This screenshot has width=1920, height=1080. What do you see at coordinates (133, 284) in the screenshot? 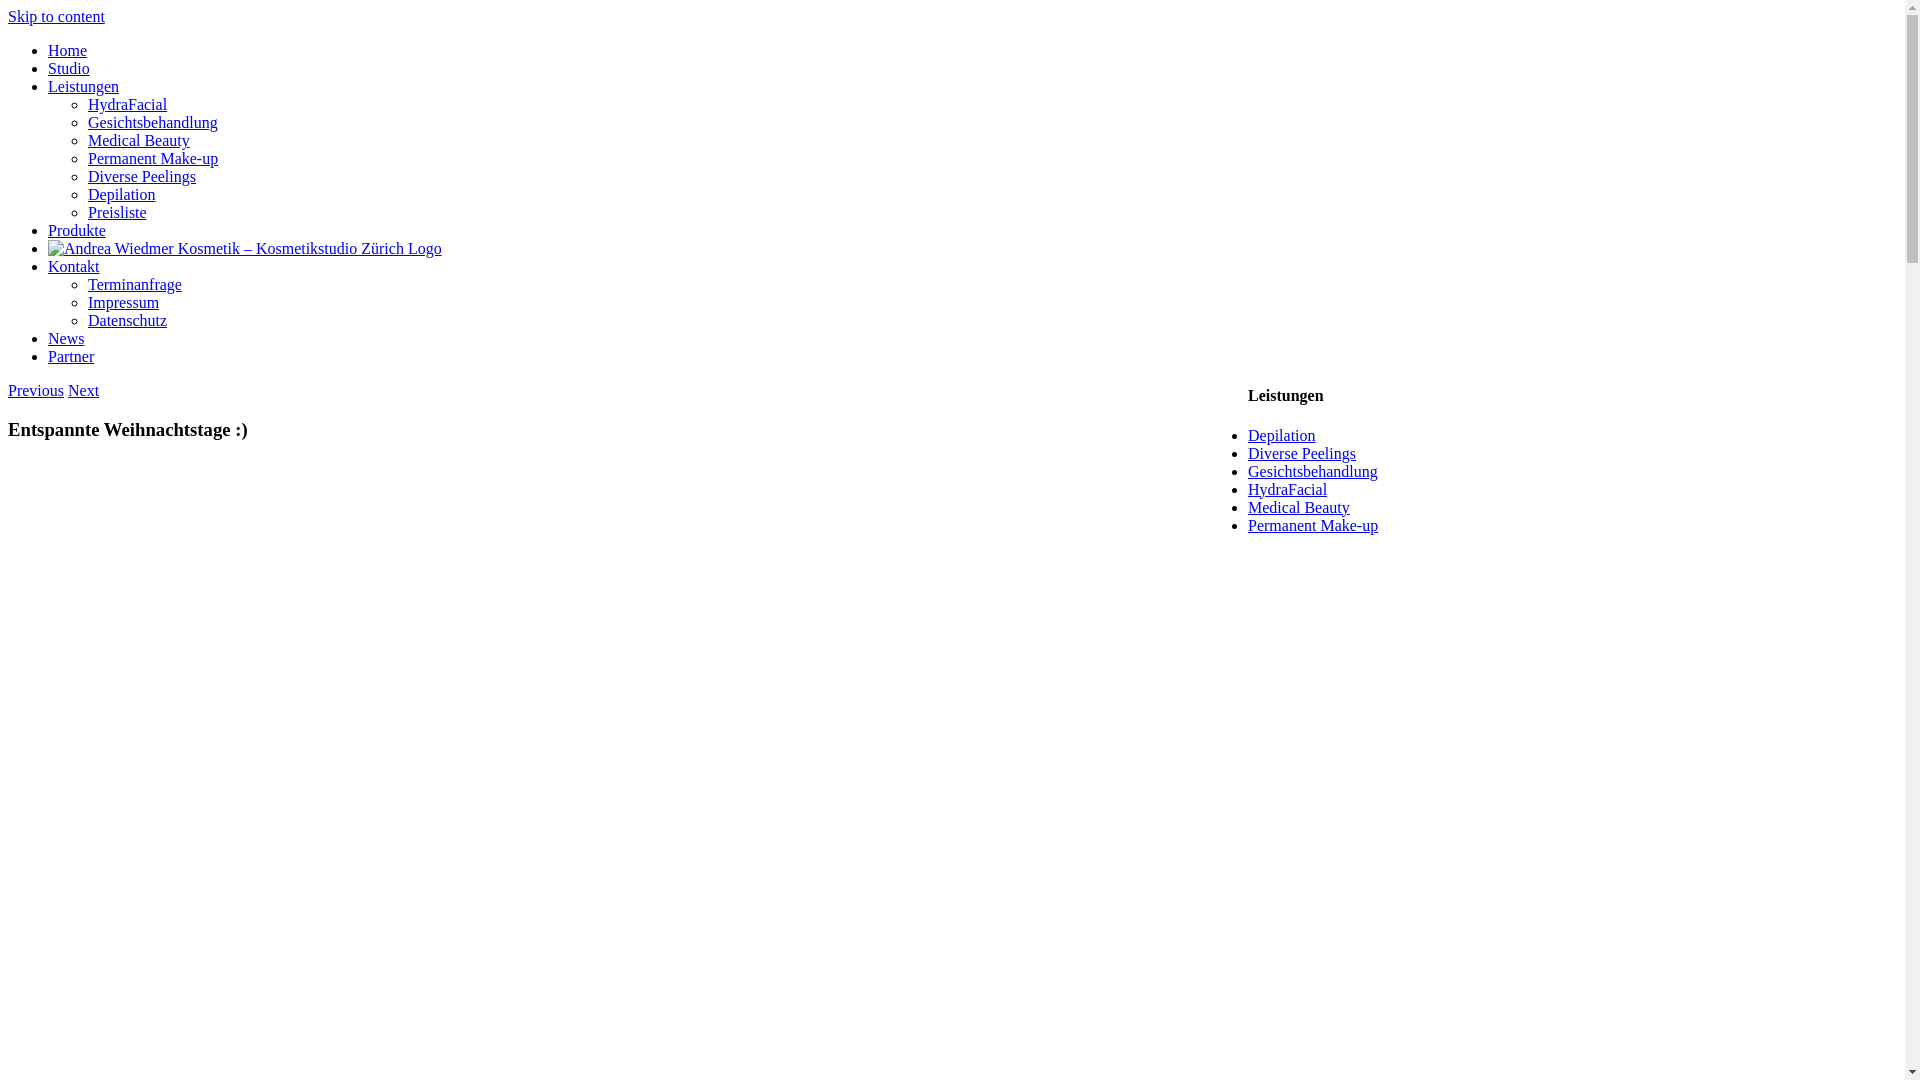
I see `'Terminanfrage'` at bounding box center [133, 284].